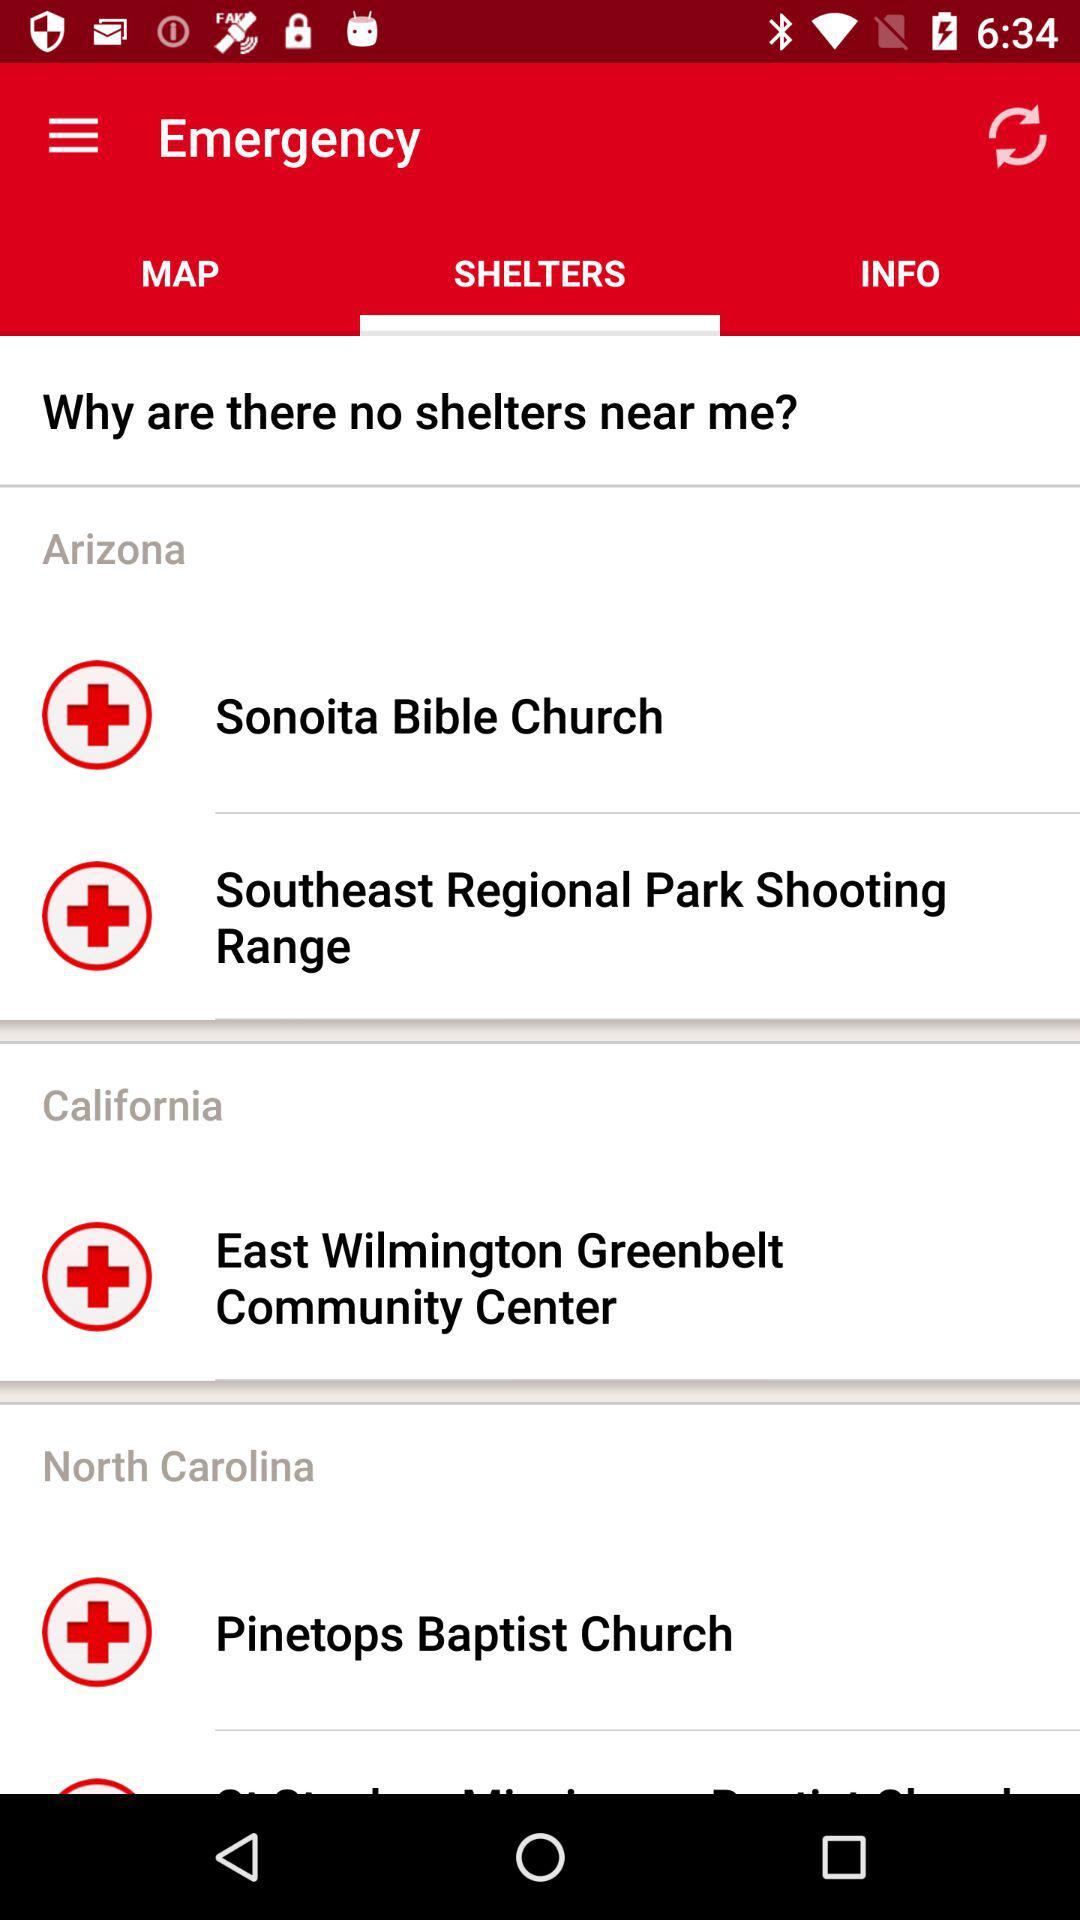 This screenshot has width=1080, height=1920. What do you see at coordinates (96, 1632) in the screenshot?
I see `the first image in north carolina` at bounding box center [96, 1632].